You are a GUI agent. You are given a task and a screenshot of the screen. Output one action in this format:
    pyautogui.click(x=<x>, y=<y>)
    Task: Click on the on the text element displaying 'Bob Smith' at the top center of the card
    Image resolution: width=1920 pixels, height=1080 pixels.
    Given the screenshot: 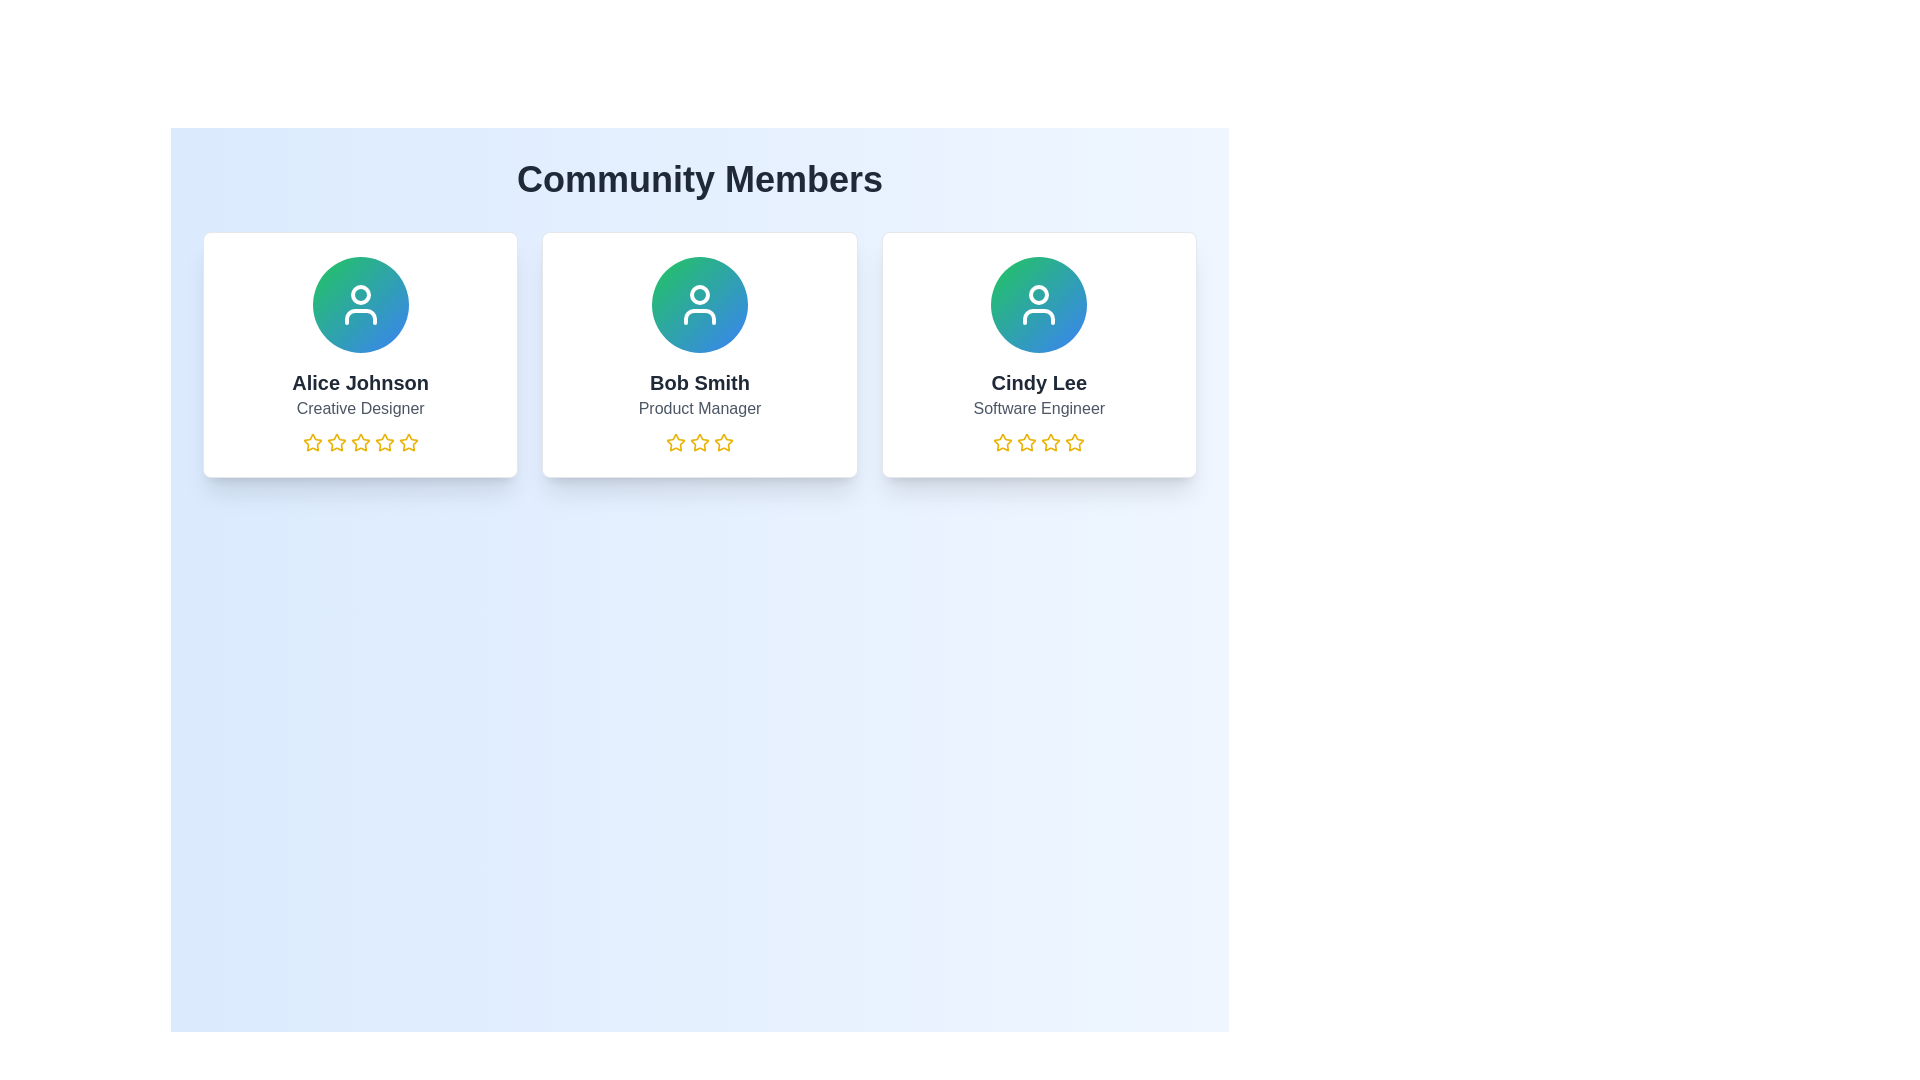 What is the action you would take?
    pyautogui.click(x=700, y=382)
    